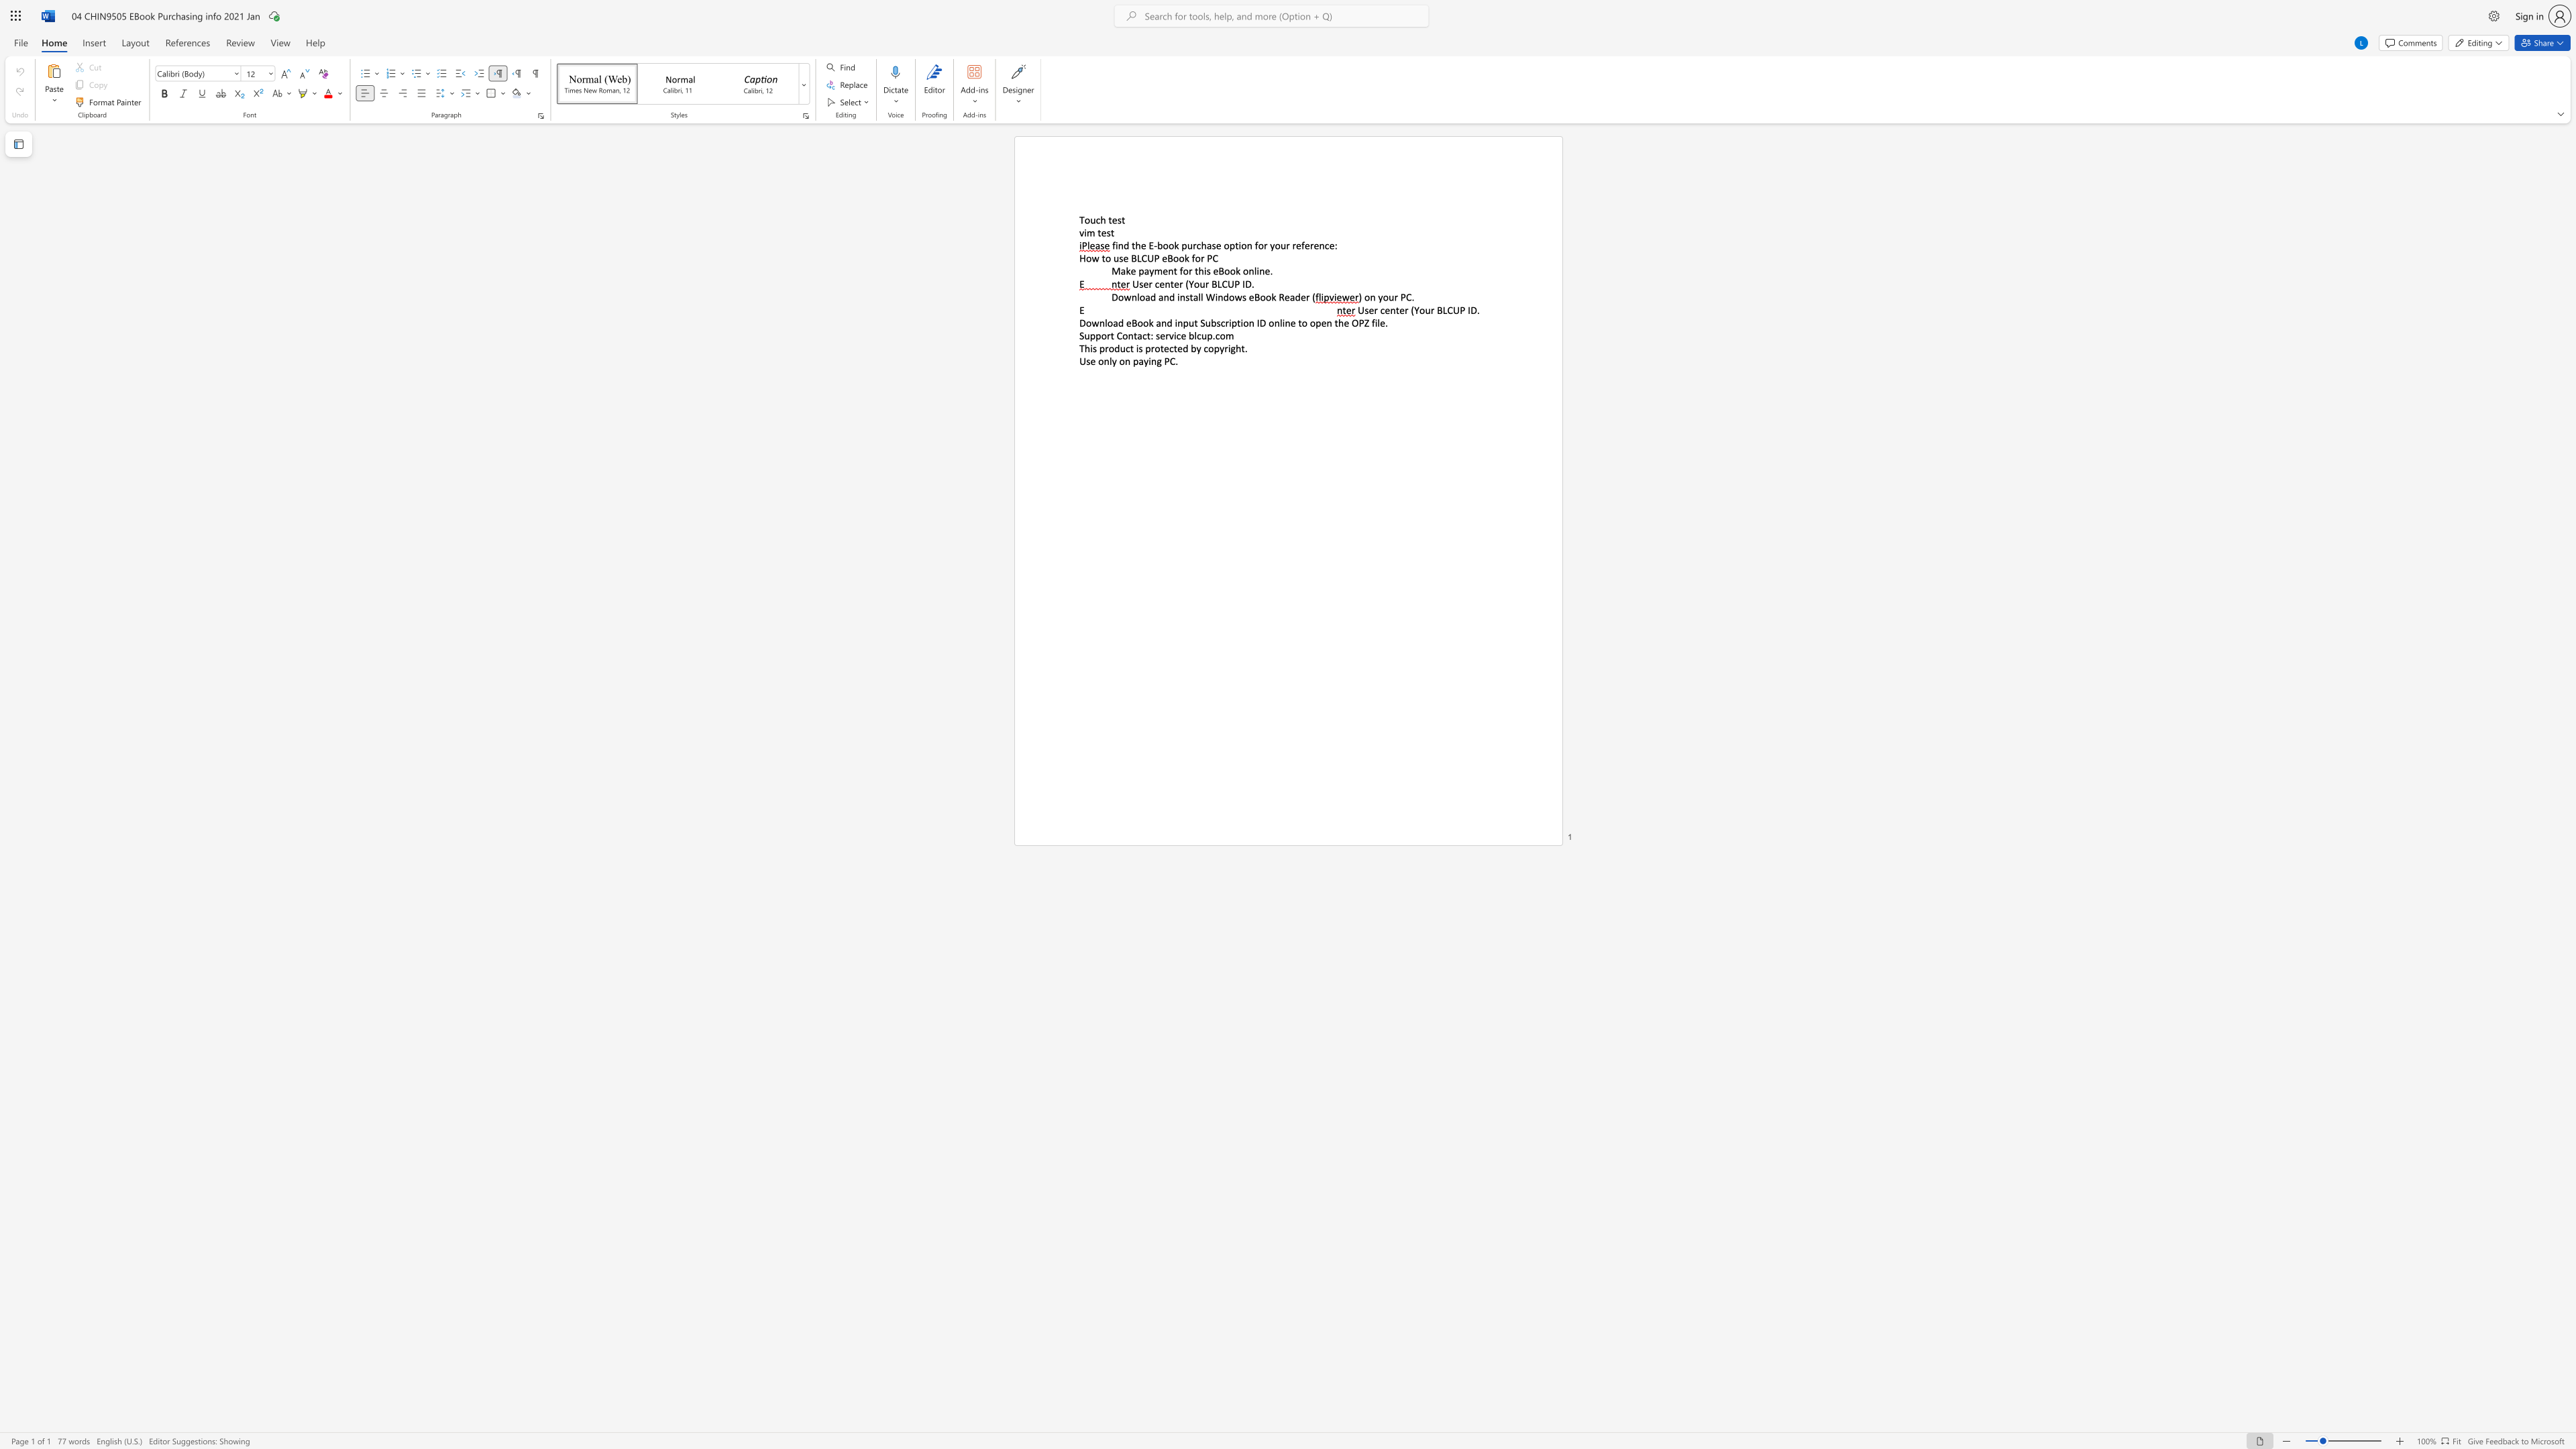 The width and height of the screenshot is (2576, 1449). What do you see at coordinates (1257, 245) in the screenshot?
I see `the subset text "or your refer" within the text "for your reference:"` at bounding box center [1257, 245].